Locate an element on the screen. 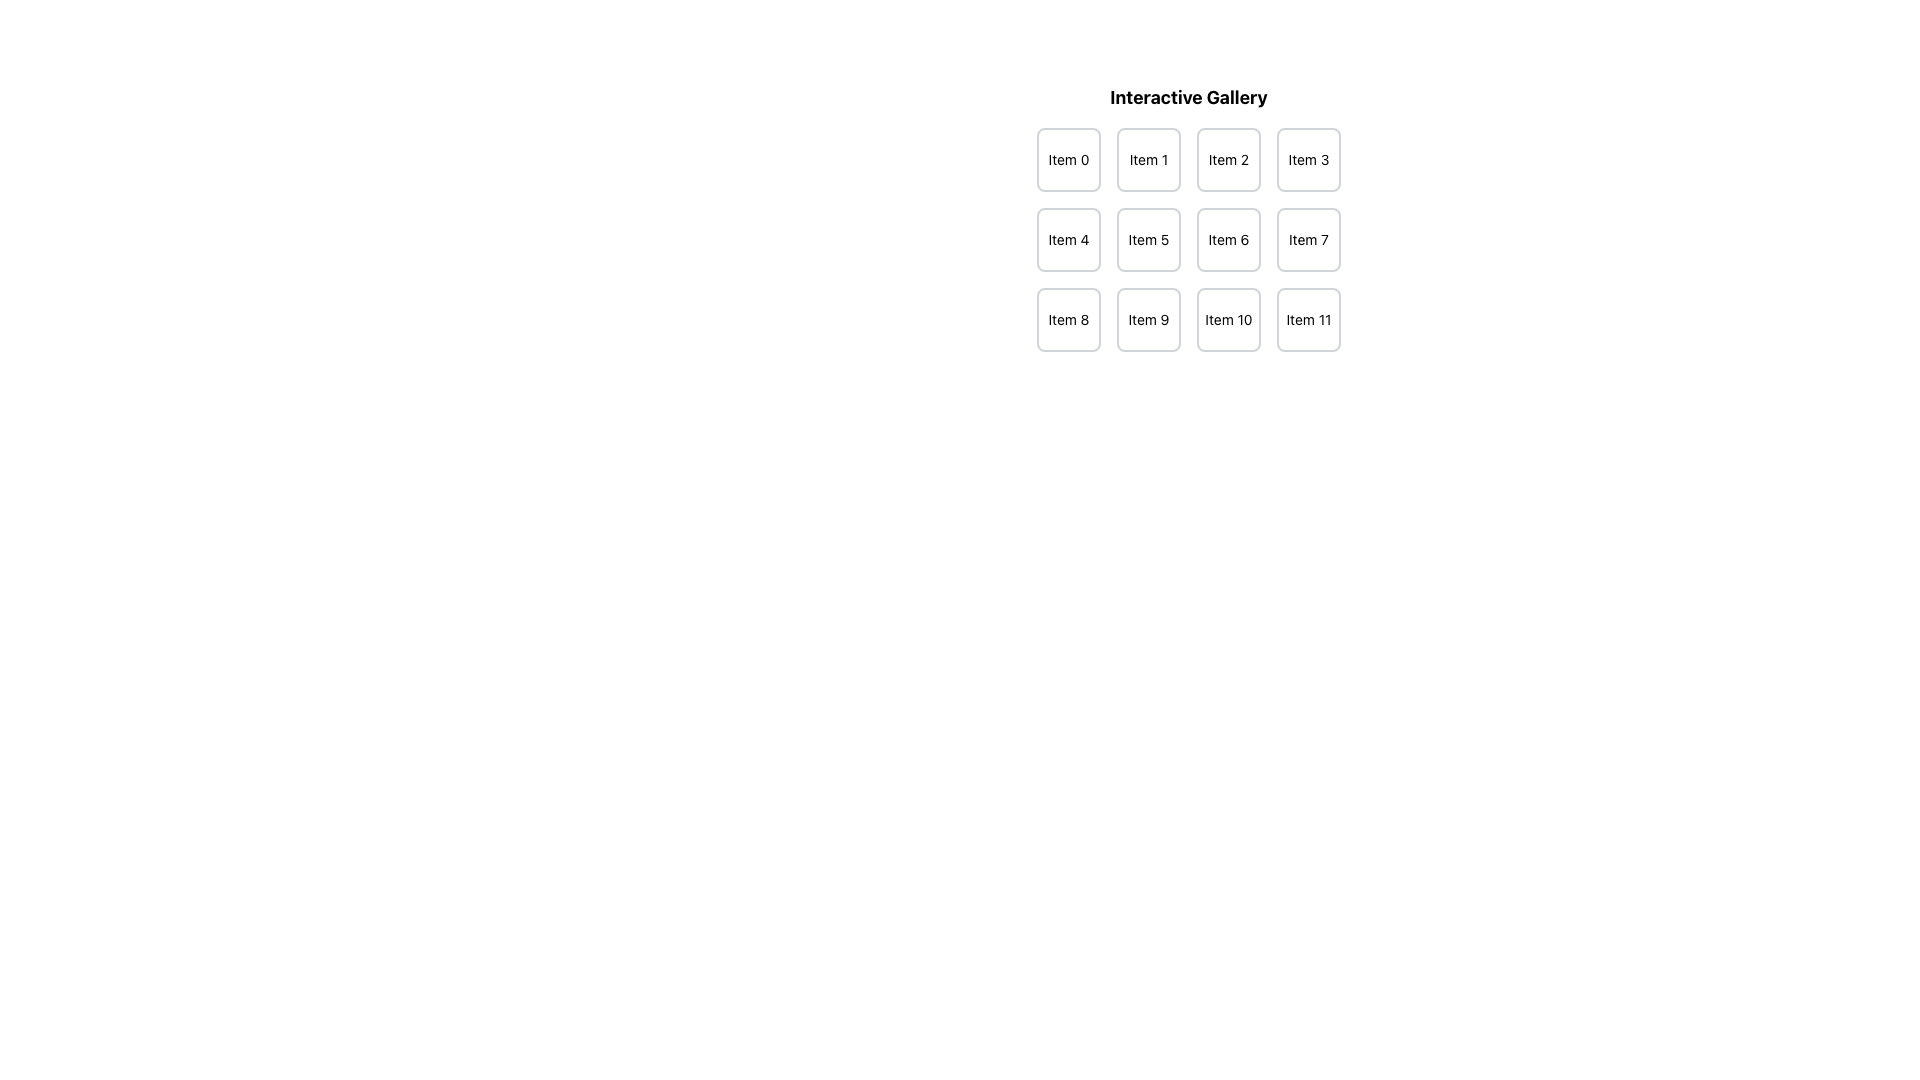 The width and height of the screenshot is (1920, 1080). the first selectable item in the interactive grid gallery is located at coordinates (1068, 158).